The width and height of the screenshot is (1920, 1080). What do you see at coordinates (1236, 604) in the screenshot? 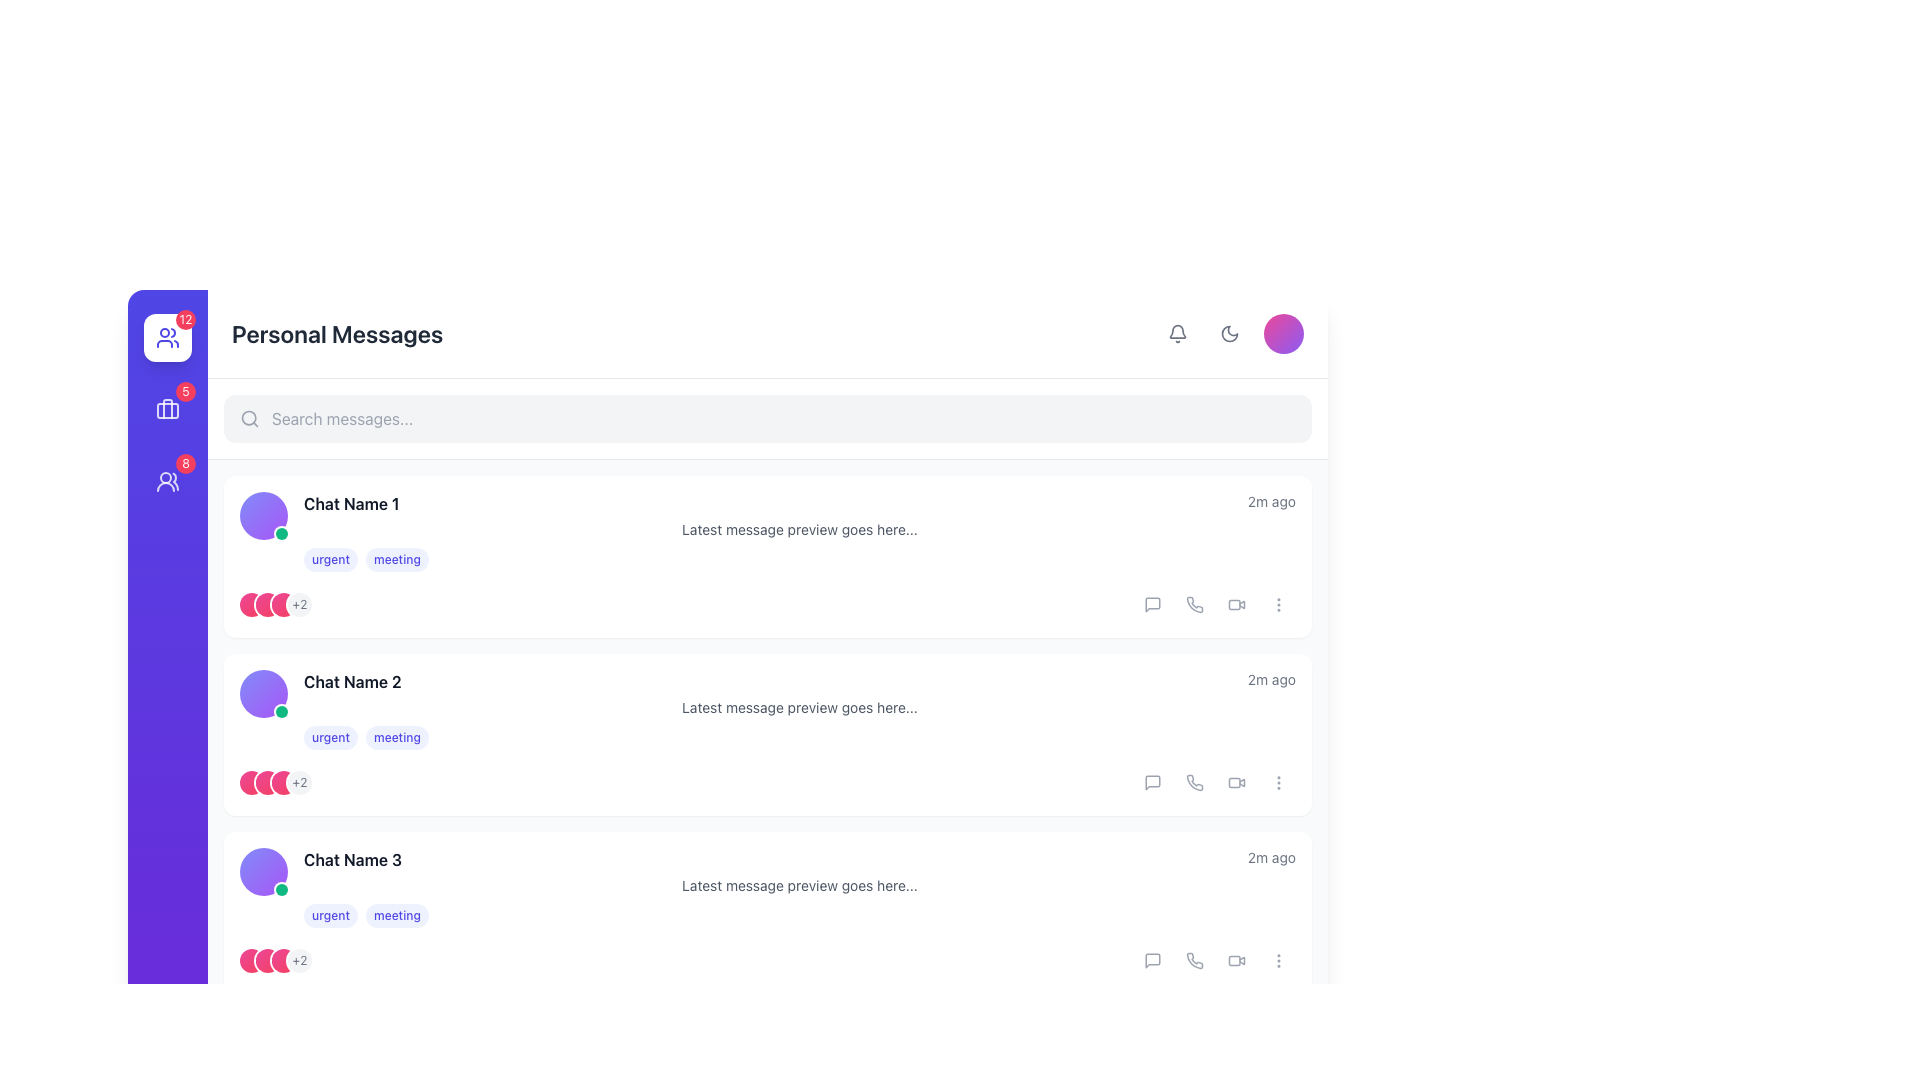
I see `the video camera icon, which is the third icon from the right in the chat message entry` at bounding box center [1236, 604].